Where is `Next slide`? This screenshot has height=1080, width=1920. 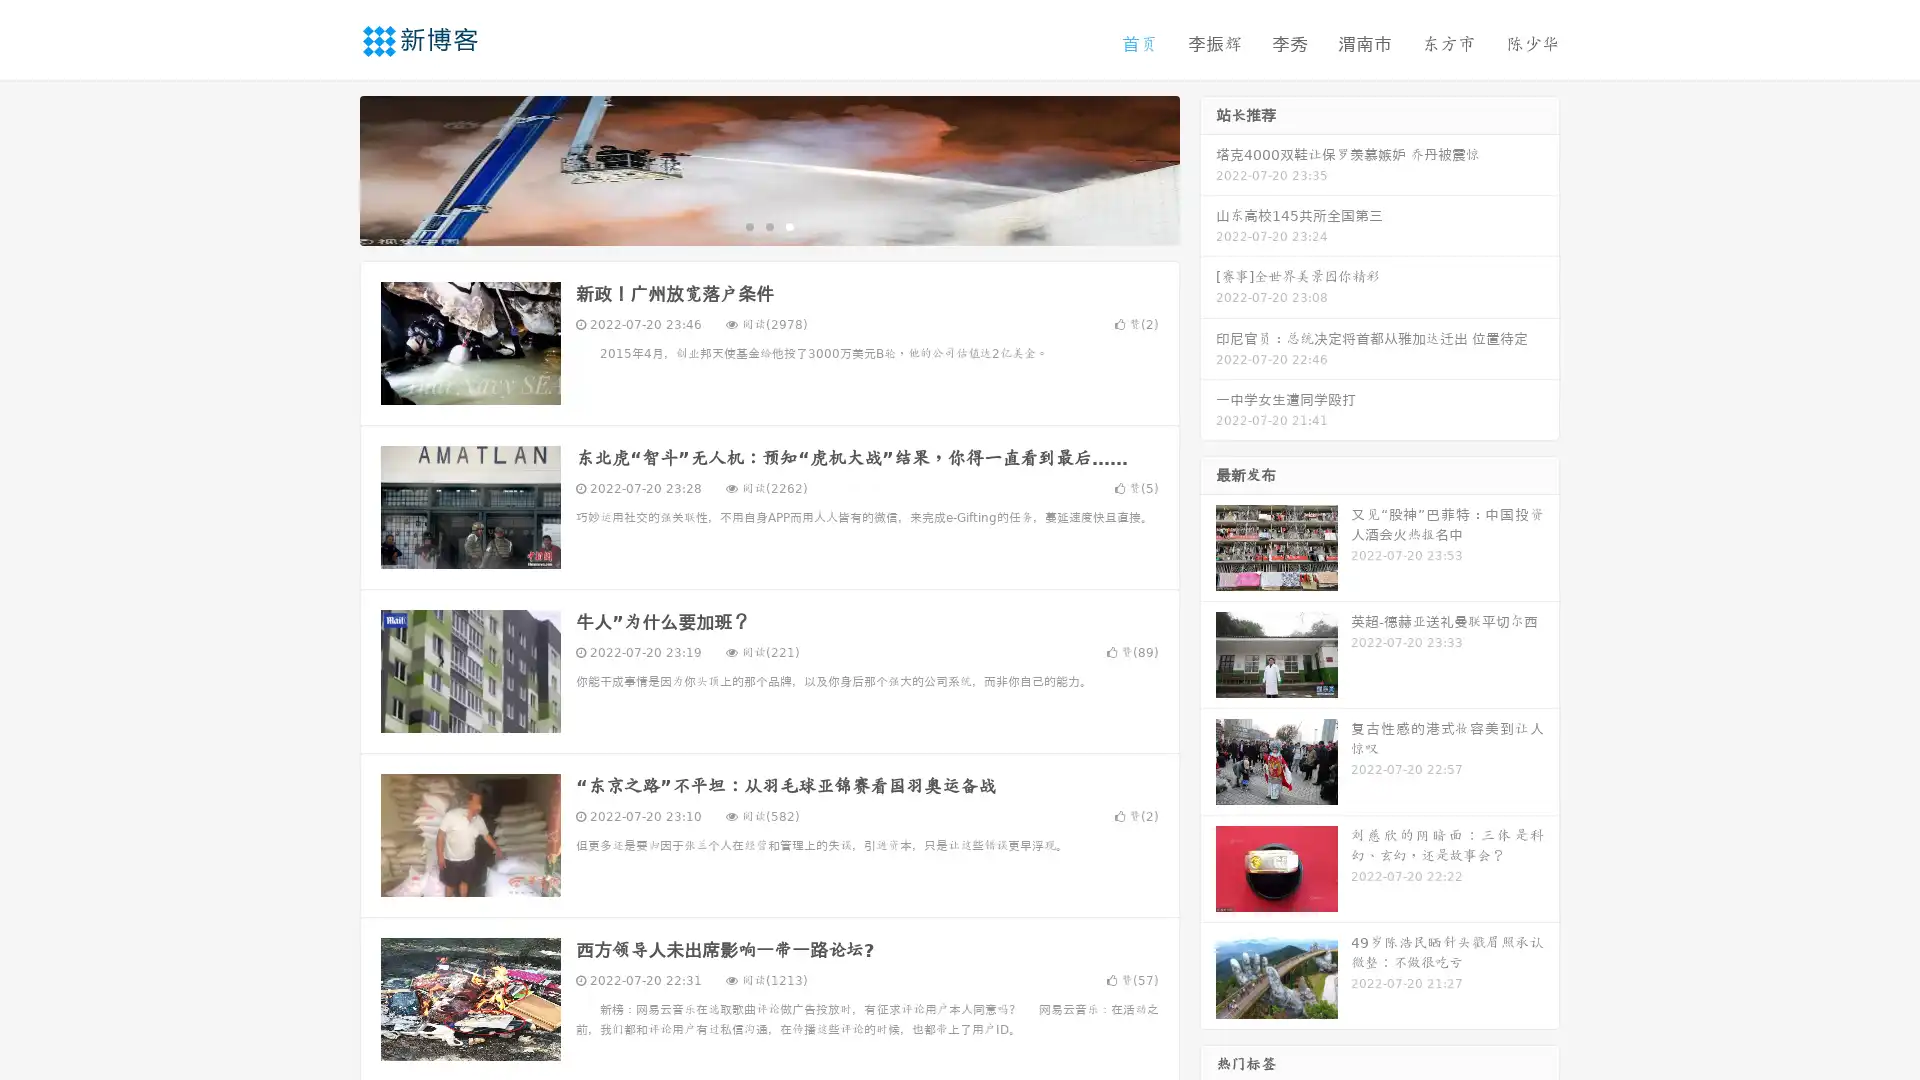
Next slide is located at coordinates (1208, 168).